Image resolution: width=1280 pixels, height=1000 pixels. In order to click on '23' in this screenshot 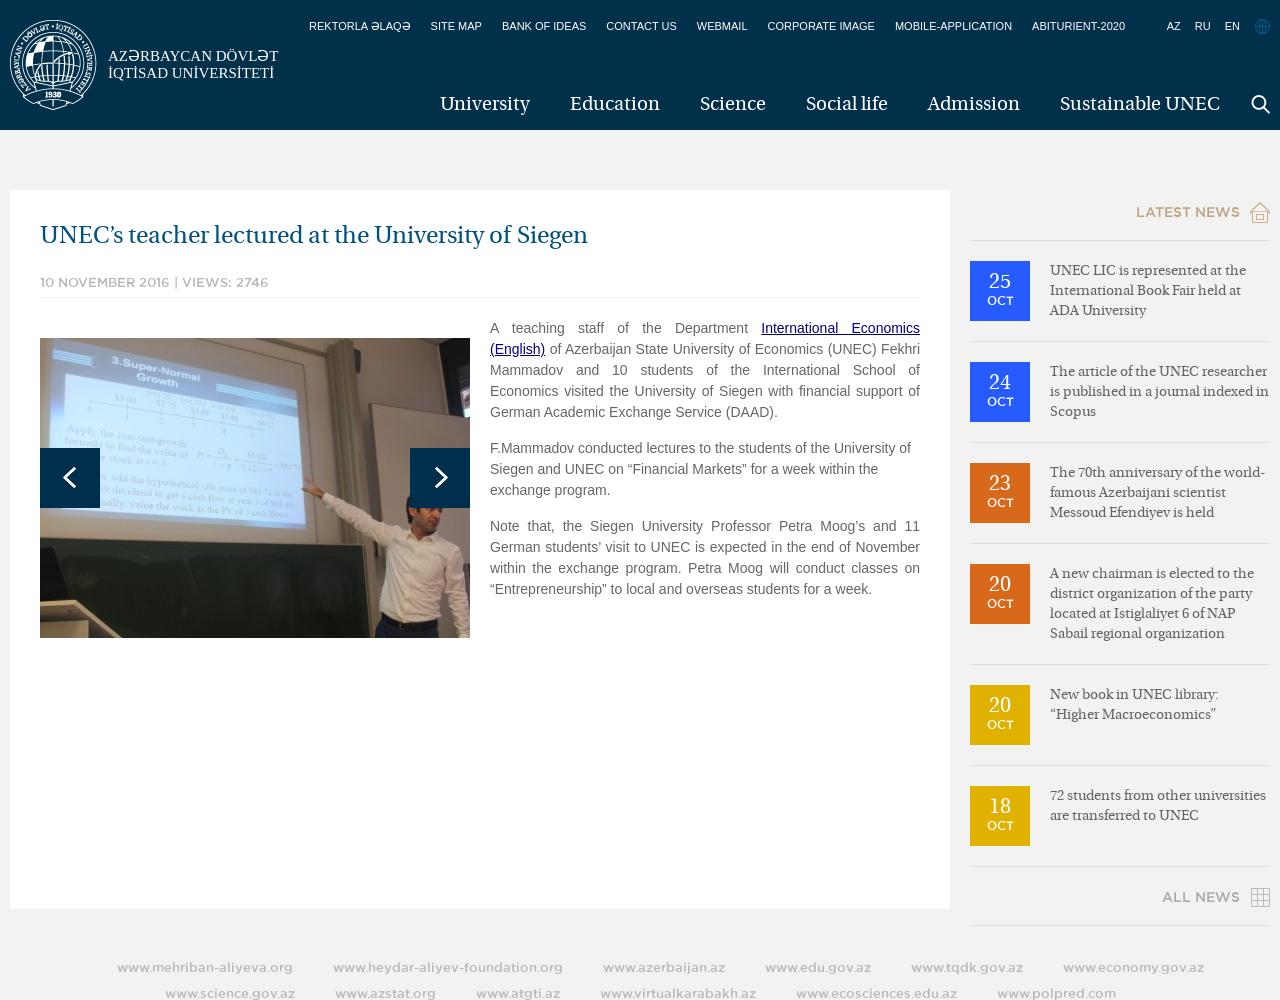, I will do `click(999, 482)`.